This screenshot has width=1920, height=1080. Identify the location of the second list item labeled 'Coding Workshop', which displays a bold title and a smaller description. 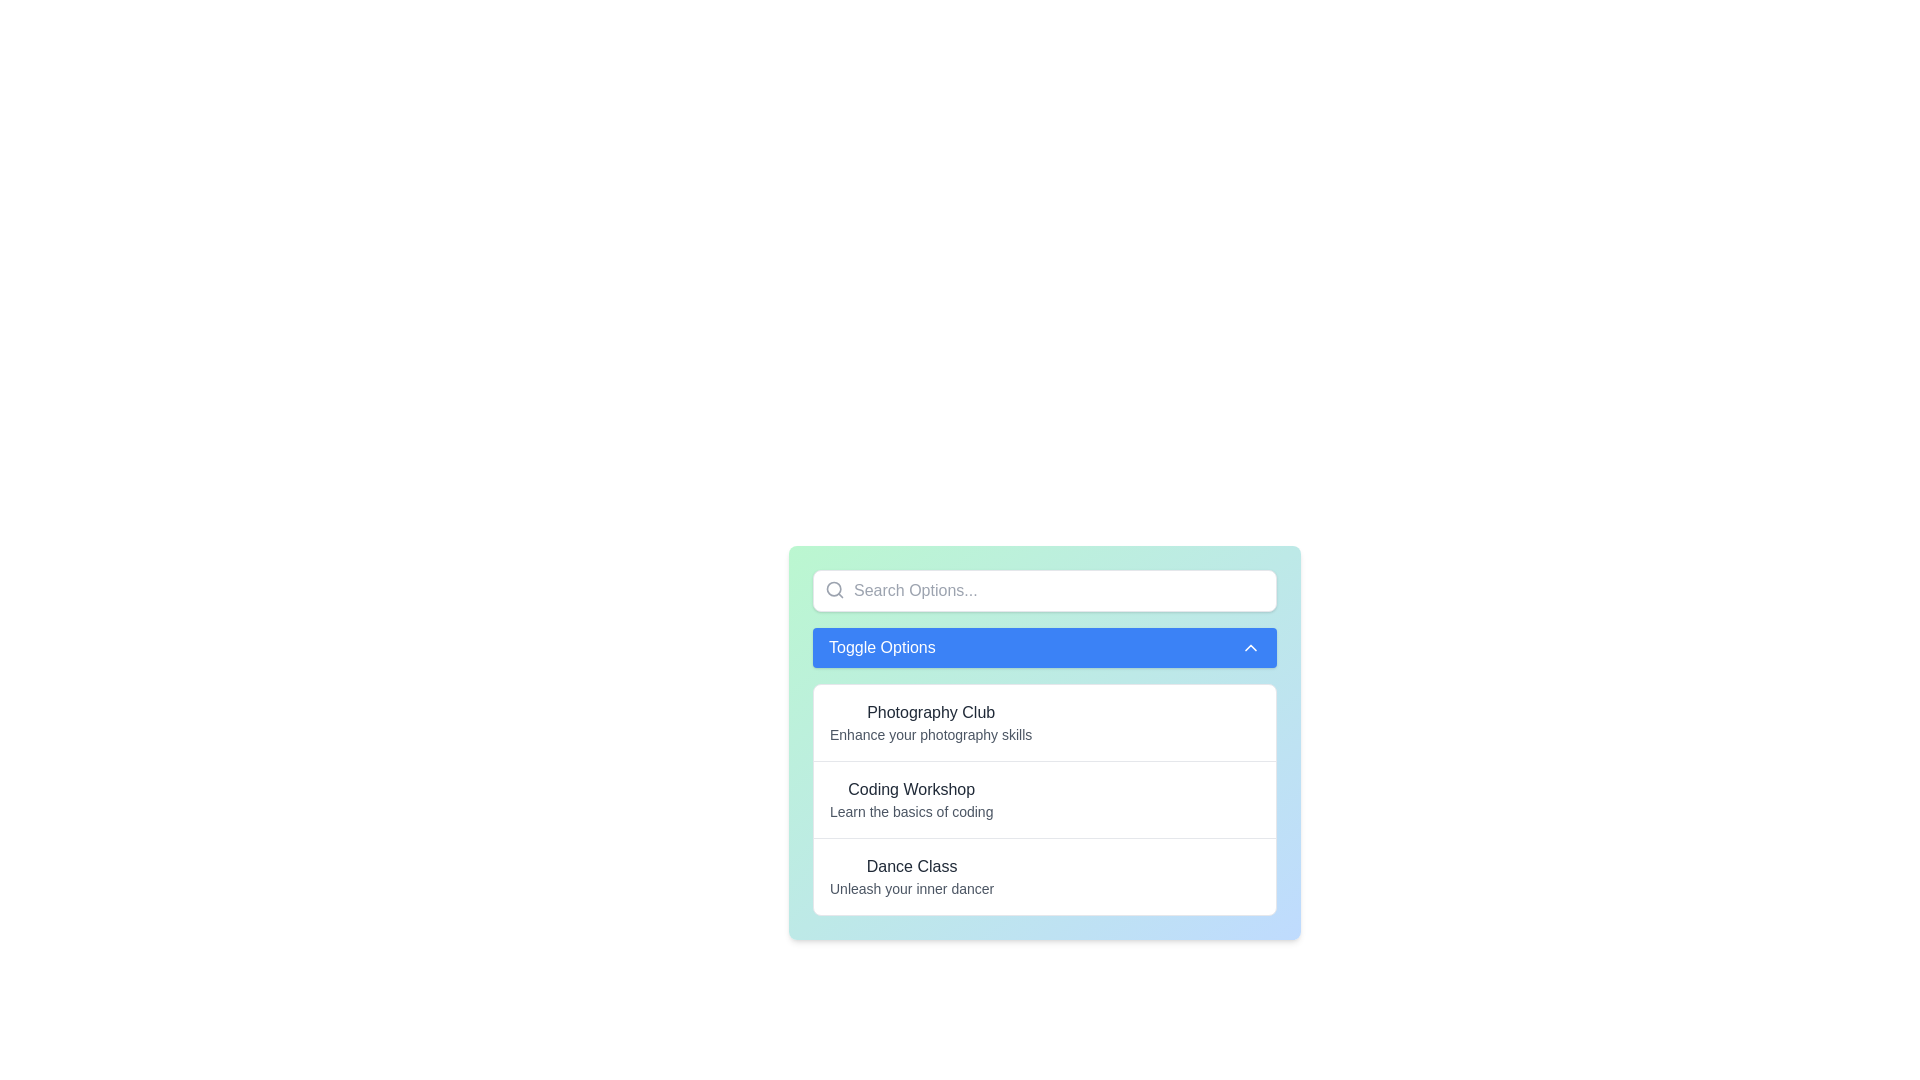
(1044, 798).